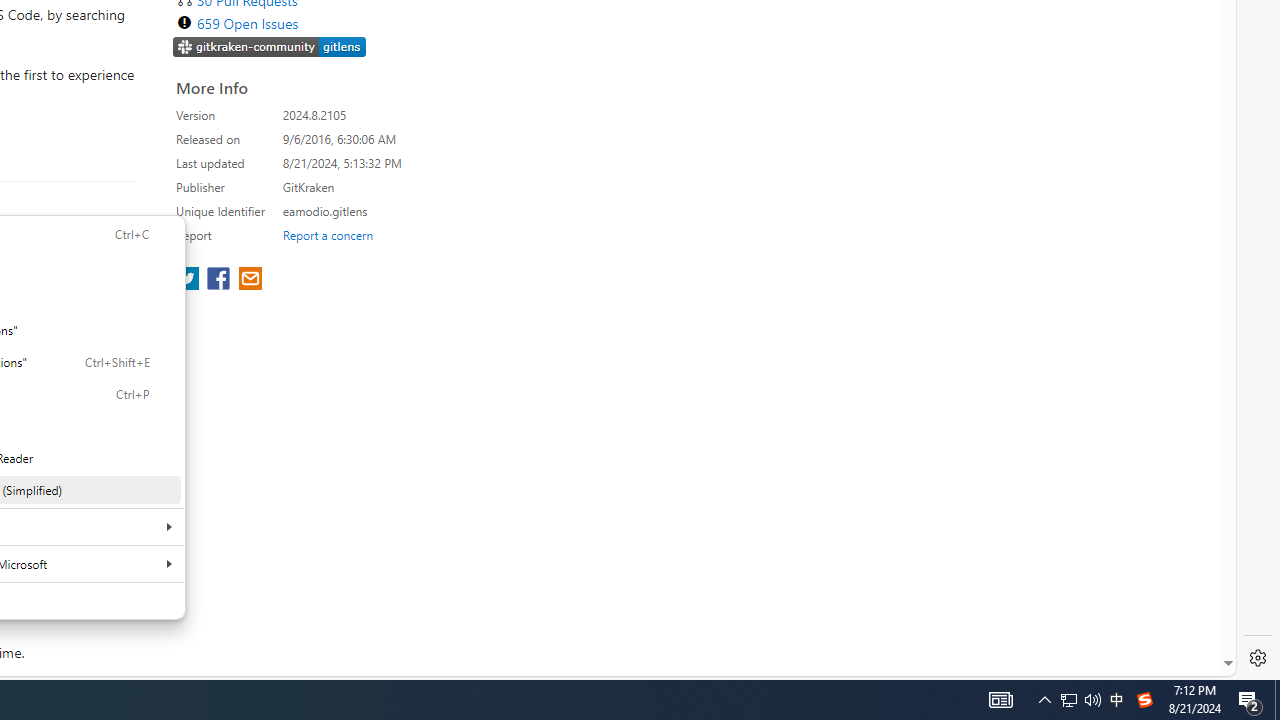 This screenshot has width=1280, height=720. Describe the element at coordinates (190, 280) in the screenshot. I see `'share extension on twitter'` at that location.